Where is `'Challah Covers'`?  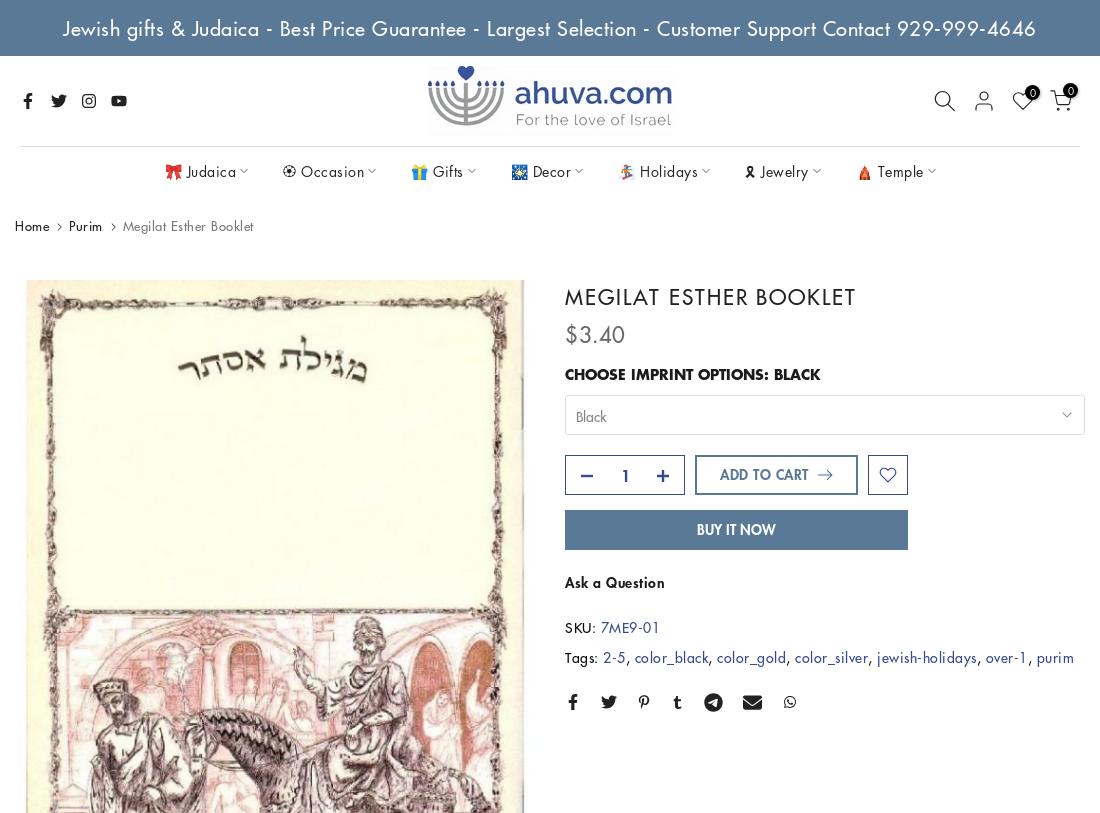 'Challah Covers' is located at coordinates (209, 492).